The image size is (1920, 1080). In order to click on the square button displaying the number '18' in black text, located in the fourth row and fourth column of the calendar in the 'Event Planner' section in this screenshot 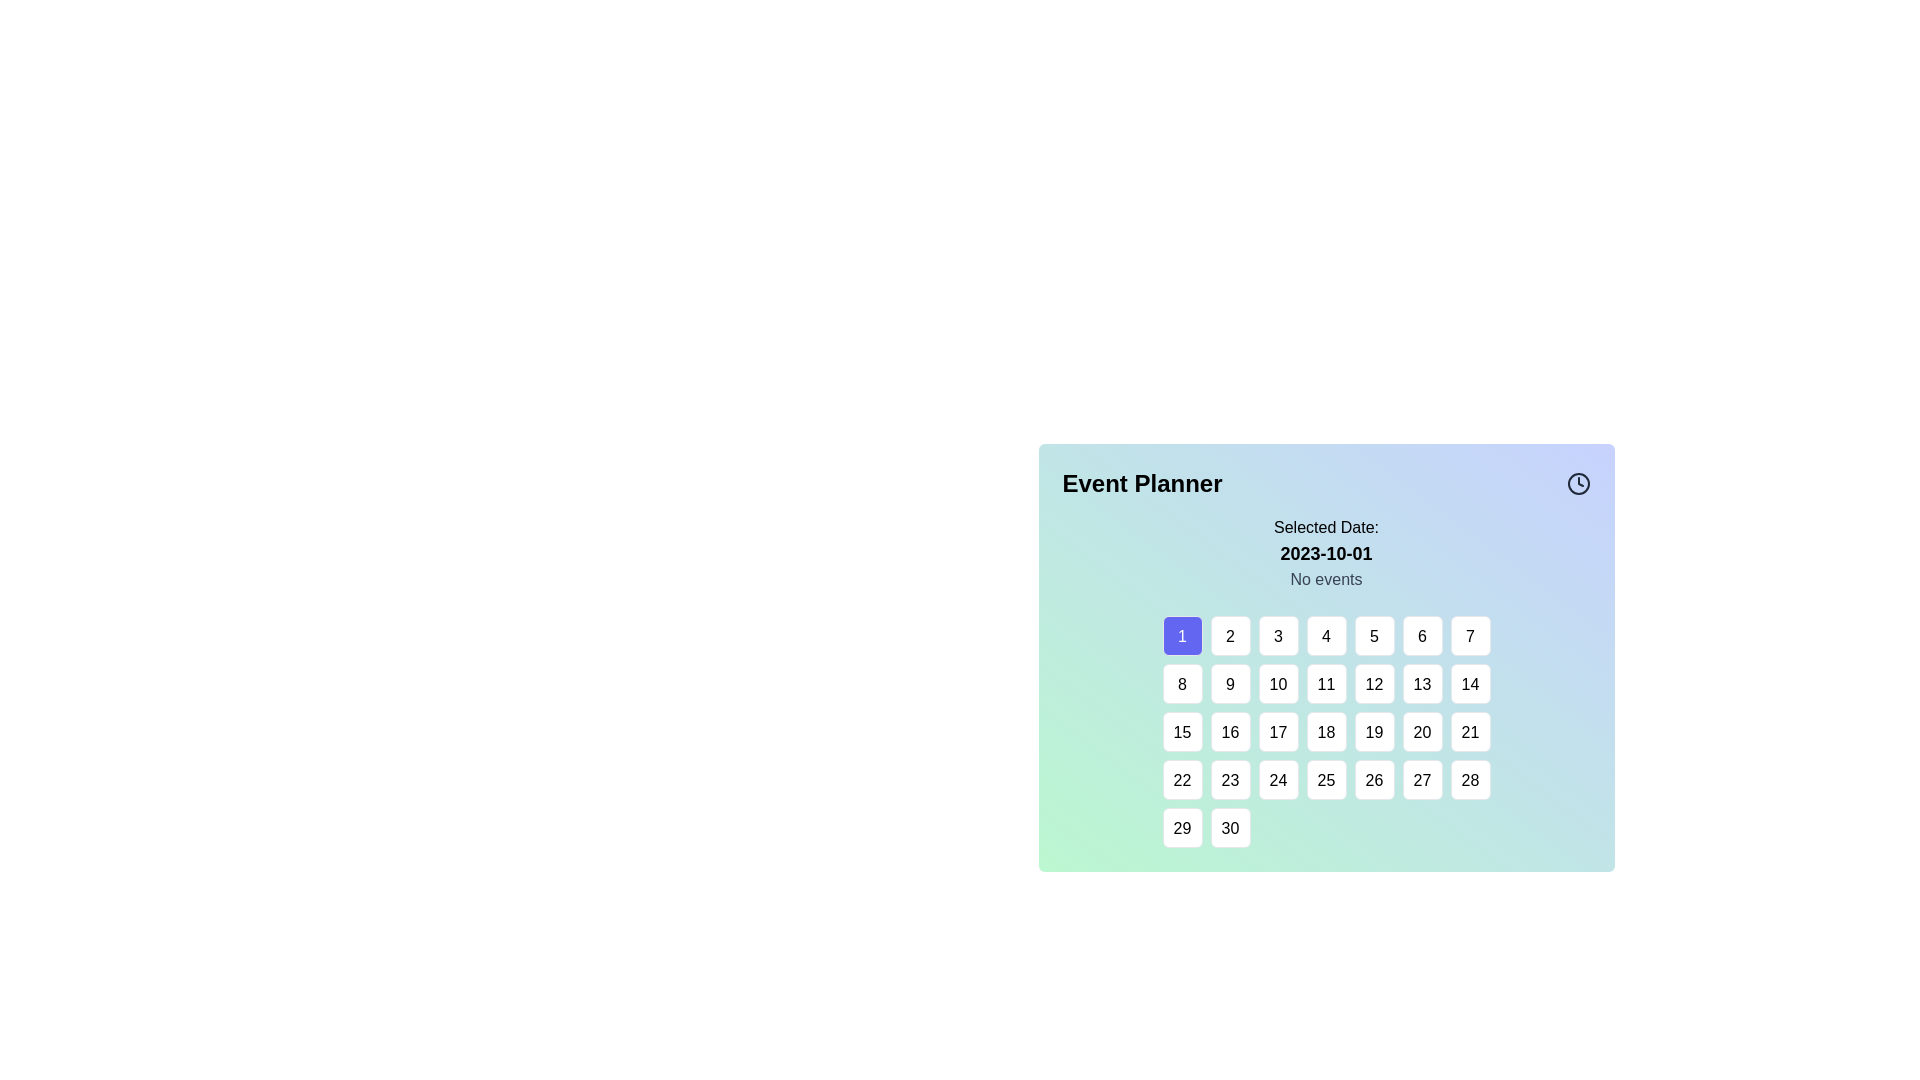, I will do `click(1326, 732)`.